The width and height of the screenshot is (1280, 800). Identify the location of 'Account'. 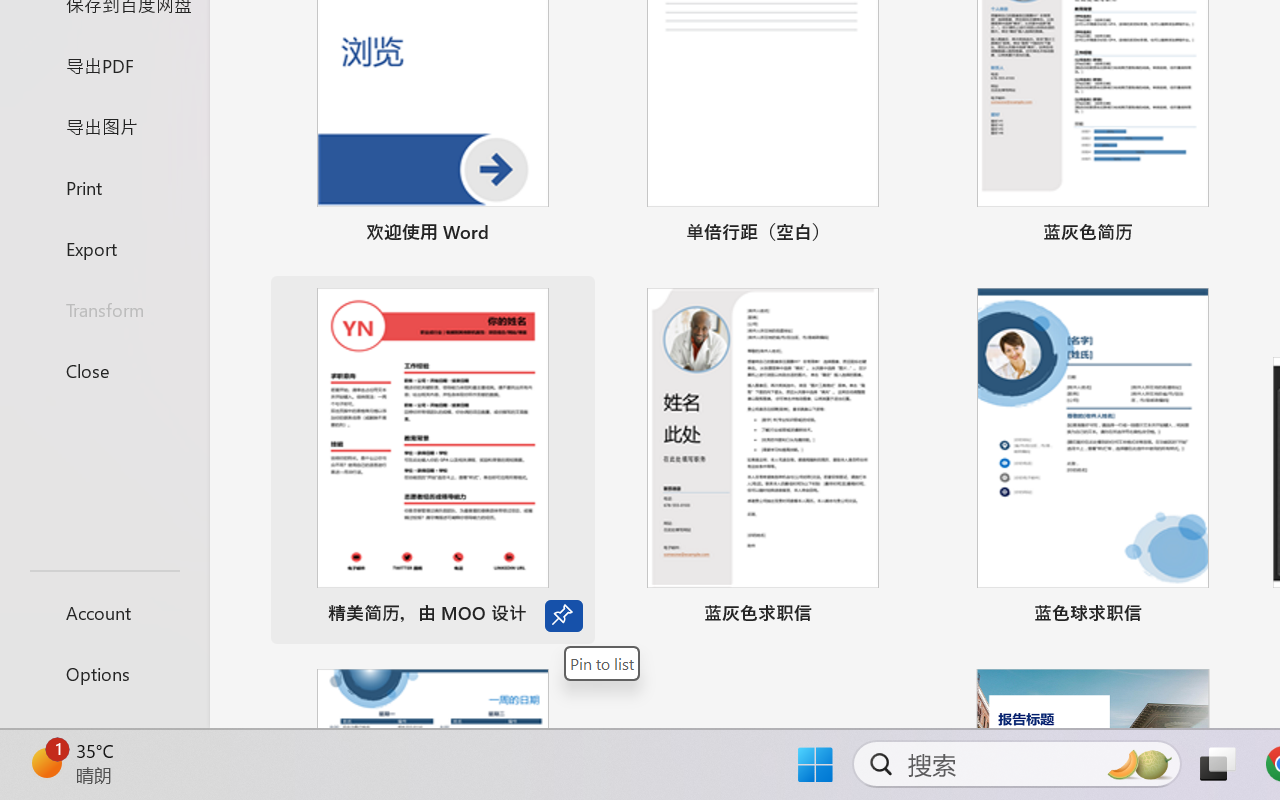
(103, 612).